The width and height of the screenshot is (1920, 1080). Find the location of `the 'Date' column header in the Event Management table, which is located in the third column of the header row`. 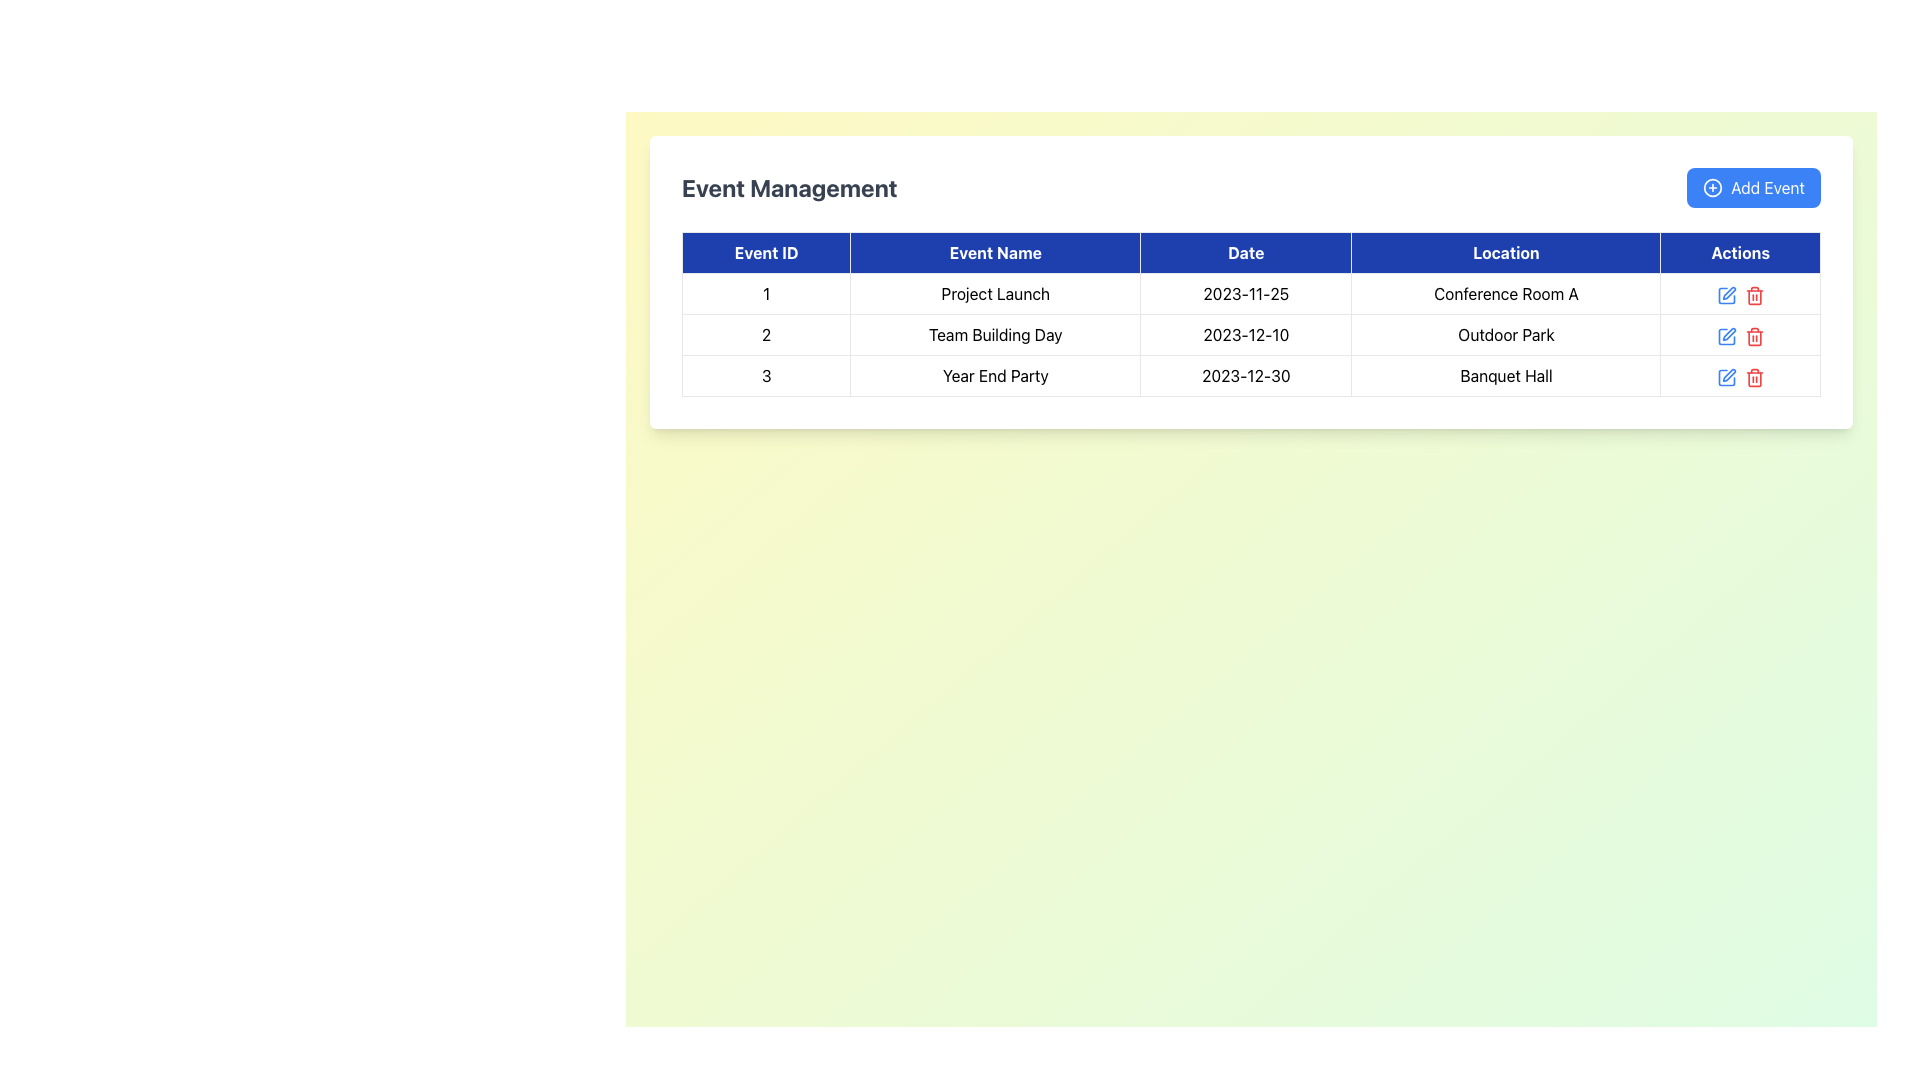

the 'Date' column header in the Event Management table, which is located in the third column of the header row is located at coordinates (1245, 252).